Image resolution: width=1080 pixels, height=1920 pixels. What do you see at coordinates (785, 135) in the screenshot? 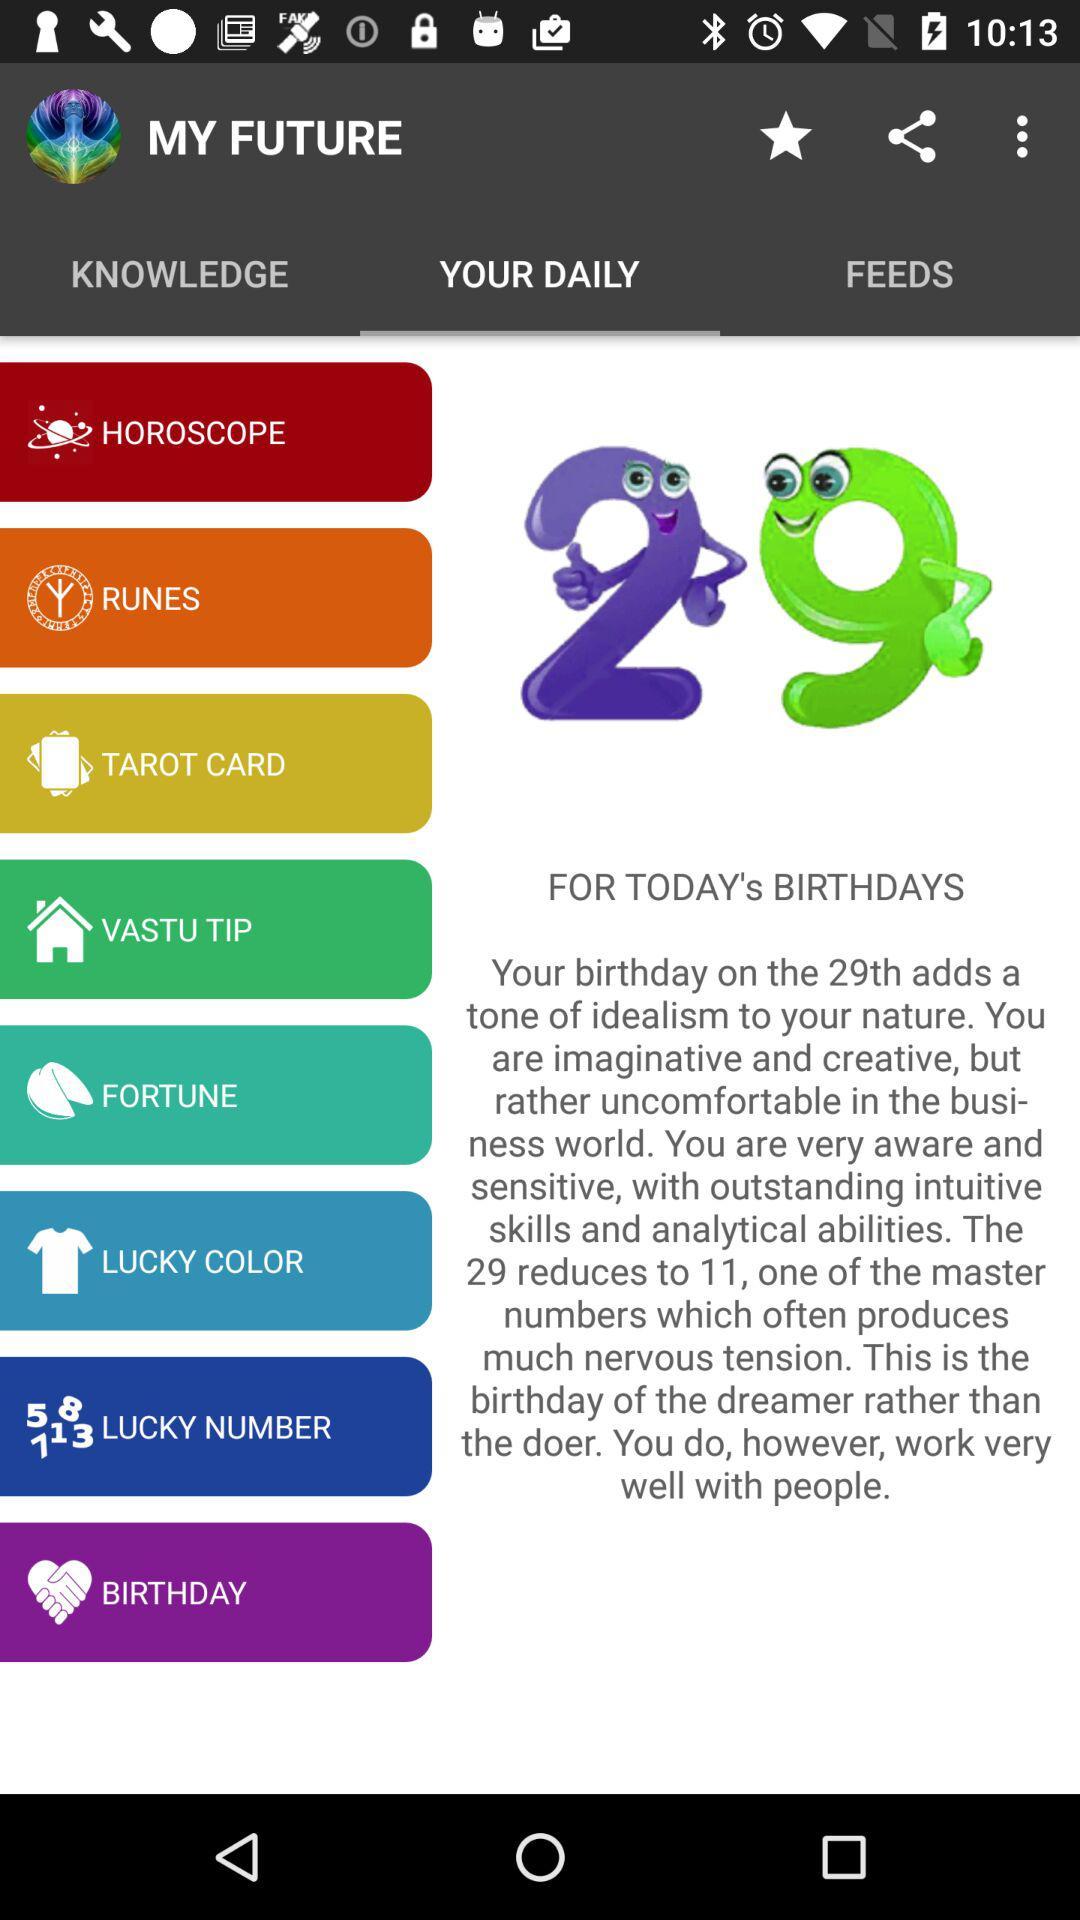
I see `item to the right of the my future item` at bounding box center [785, 135].